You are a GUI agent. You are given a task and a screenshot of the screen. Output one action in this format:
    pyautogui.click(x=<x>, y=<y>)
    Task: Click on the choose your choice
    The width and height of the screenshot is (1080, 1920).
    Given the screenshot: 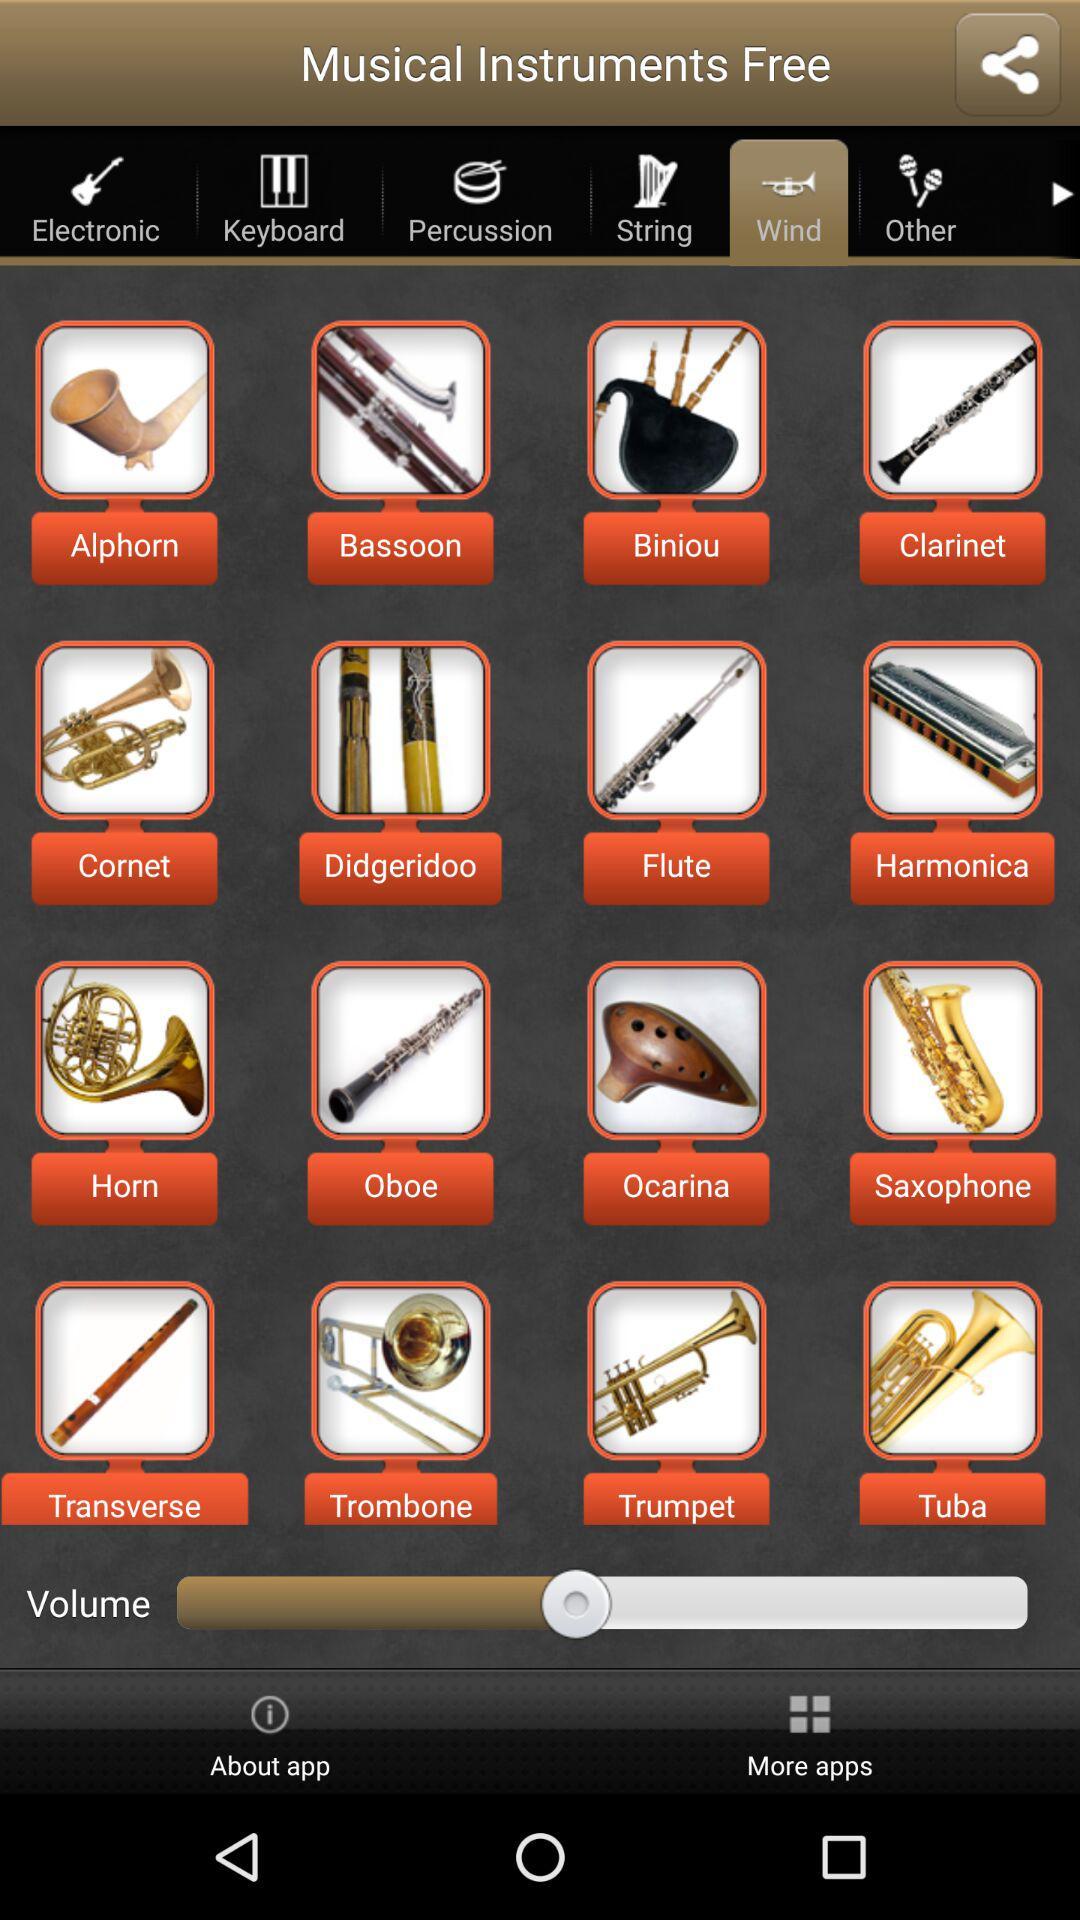 What is the action you would take?
    pyautogui.click(x=400, y=729)
    